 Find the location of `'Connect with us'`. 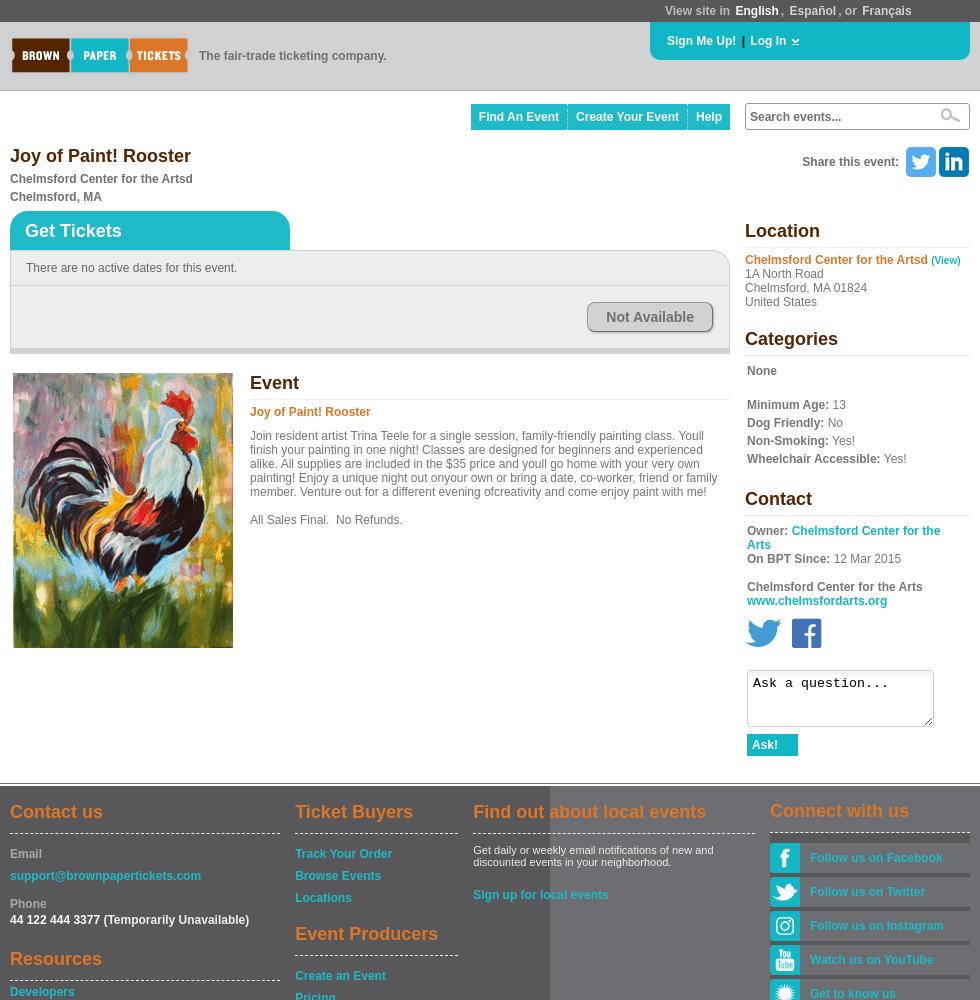

'Connect with us' is located at coordinates (839, 811).